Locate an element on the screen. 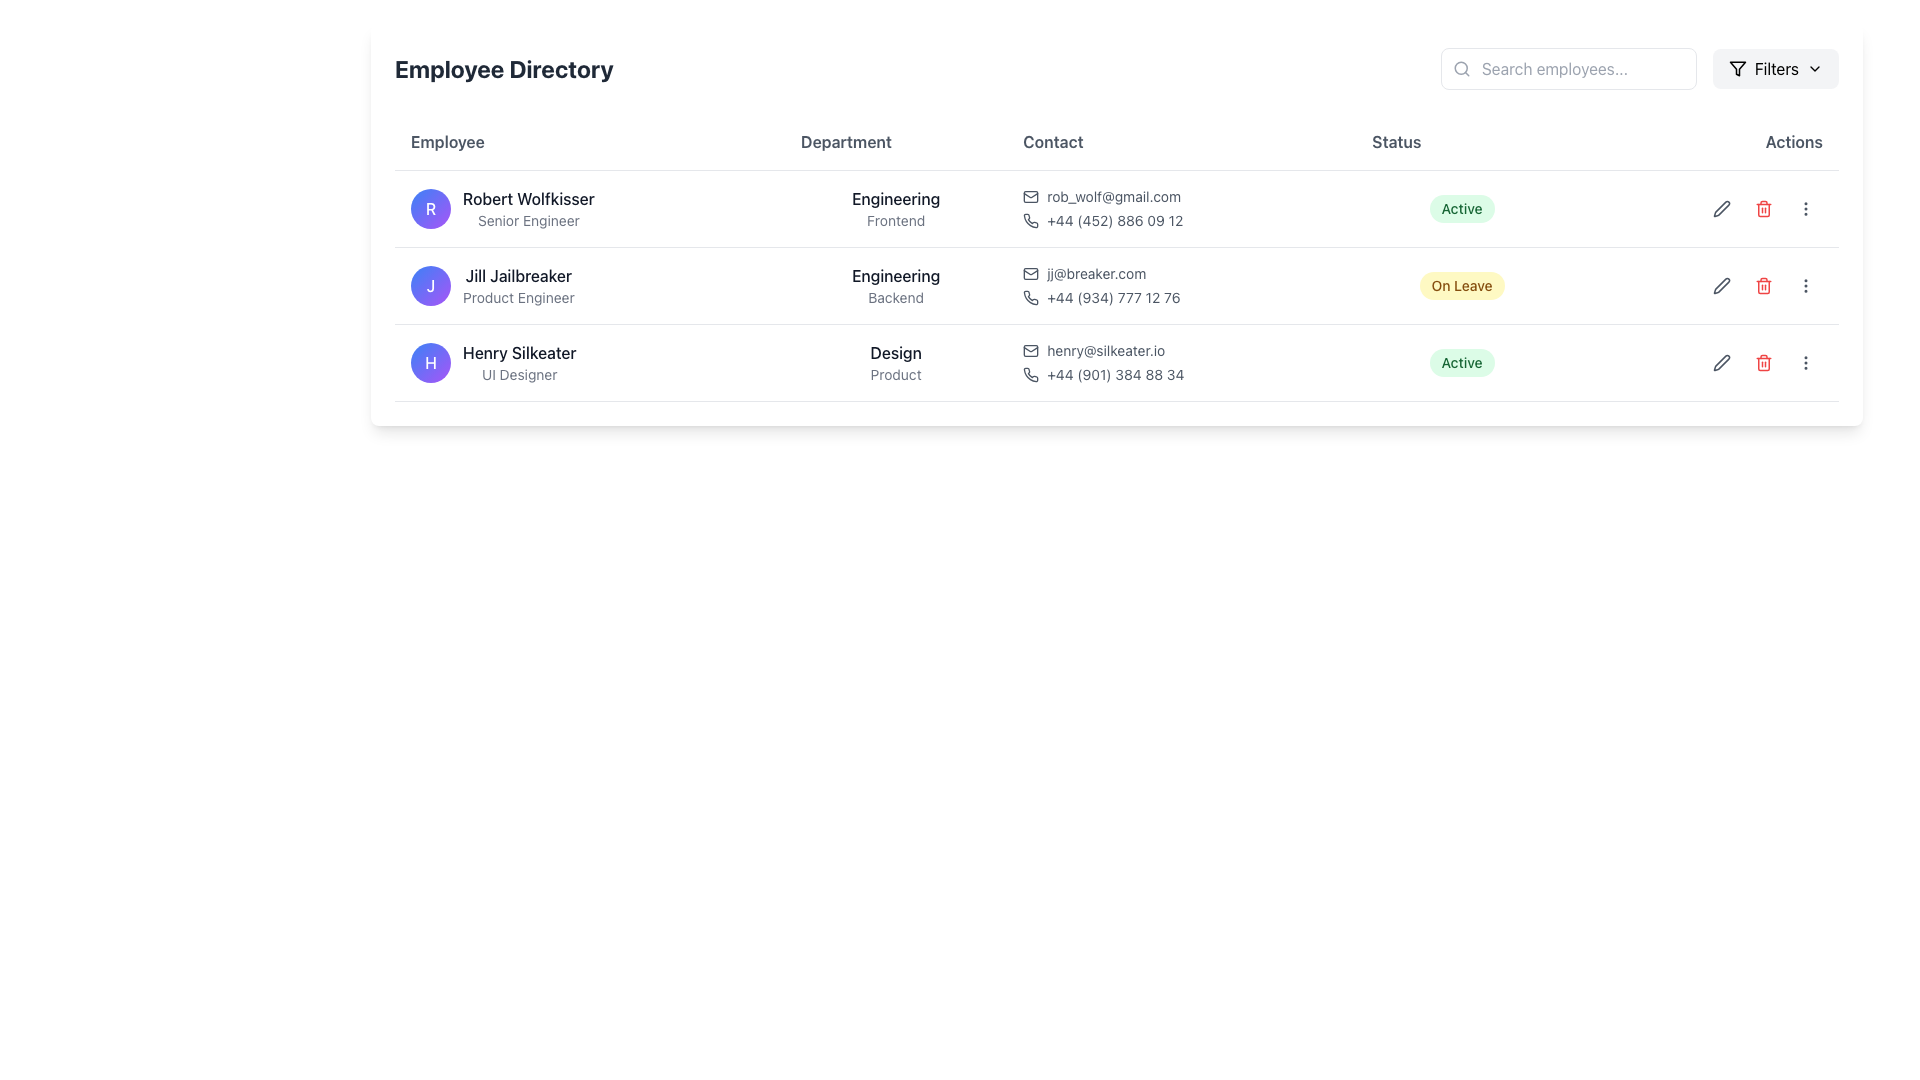  the Status badge indicating 'Active' for the employee 'Henry Silkeater' located in the third row of the employee directory table is located at coordinates (1462, 362).